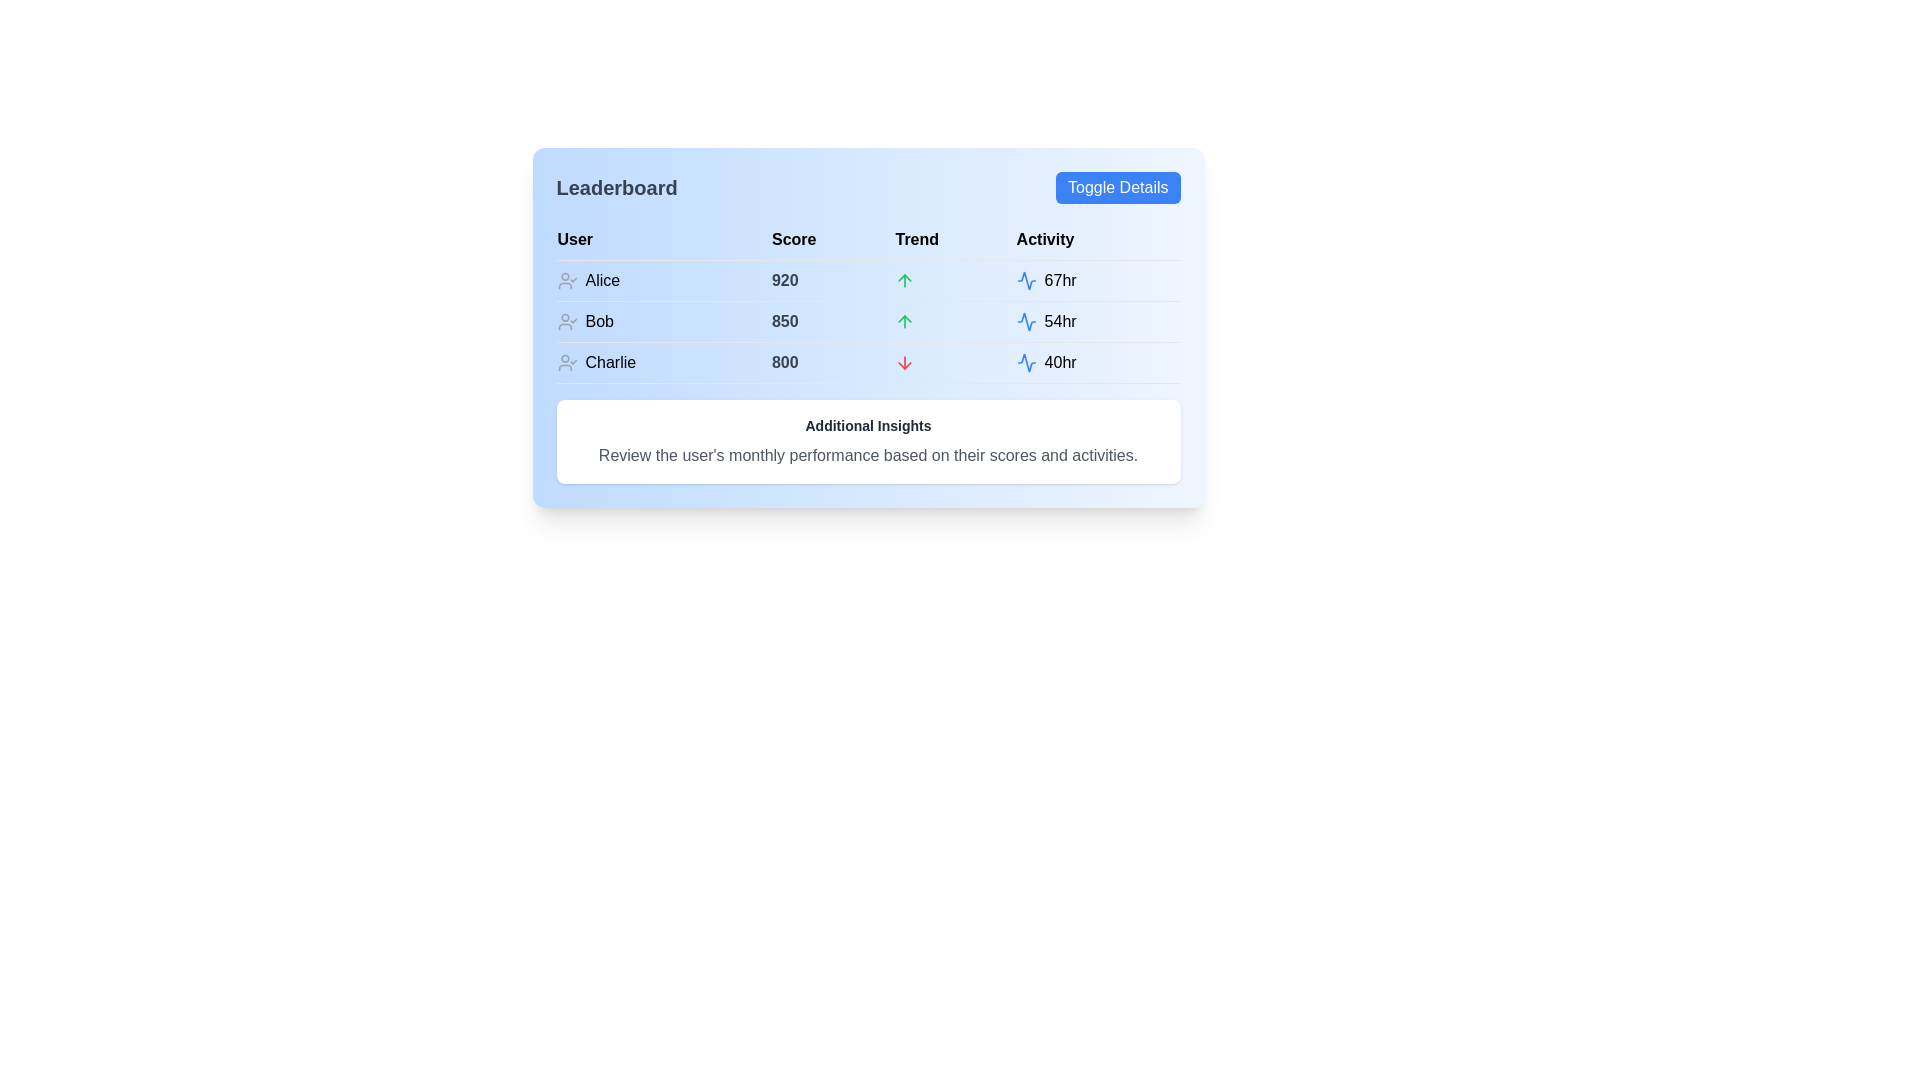 The width and height of the screenshot is (1920, 1080). What do you see at coordinates (868, 281) in the screenshot?
I see `the first row of the leaderboard table that displays the user's details including name, score, trend, and activity time` at bounding box center [868, 281].